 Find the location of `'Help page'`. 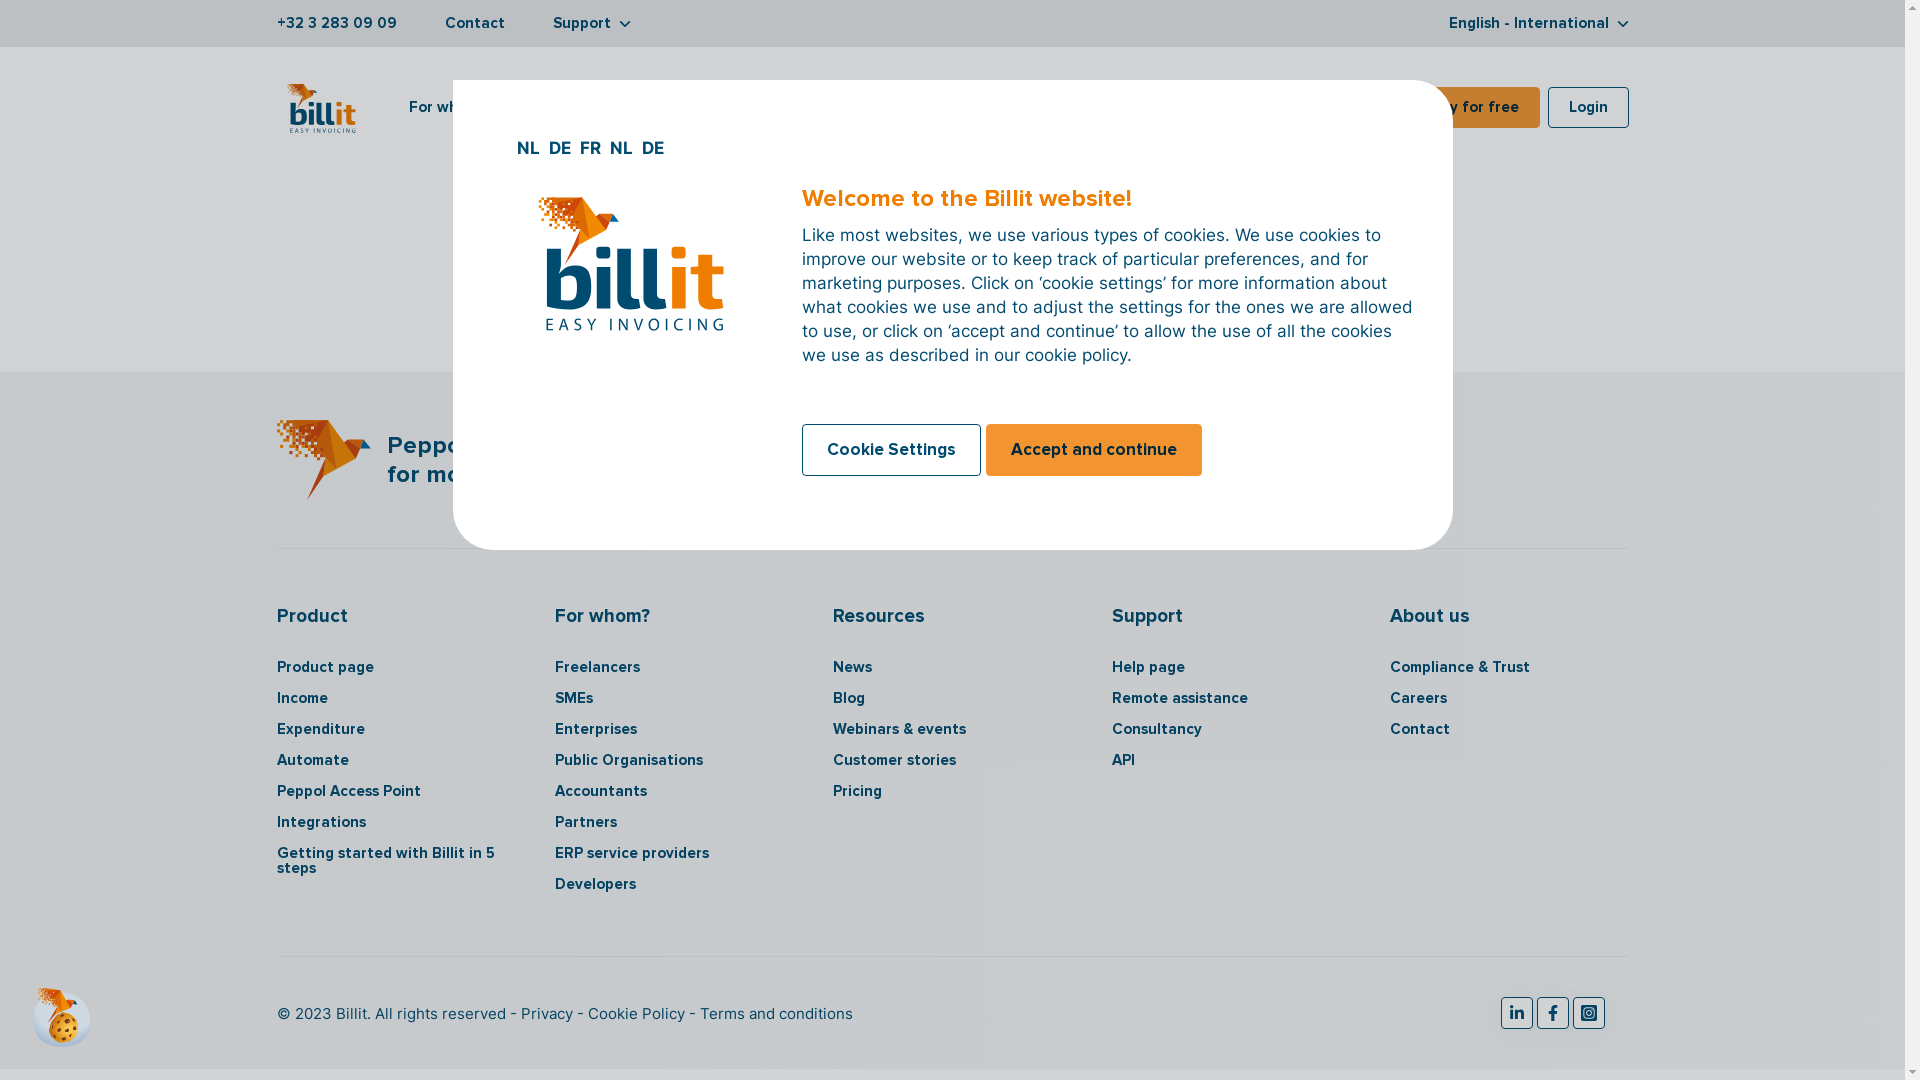

'Help page' is located at coordinates (1229, 667).